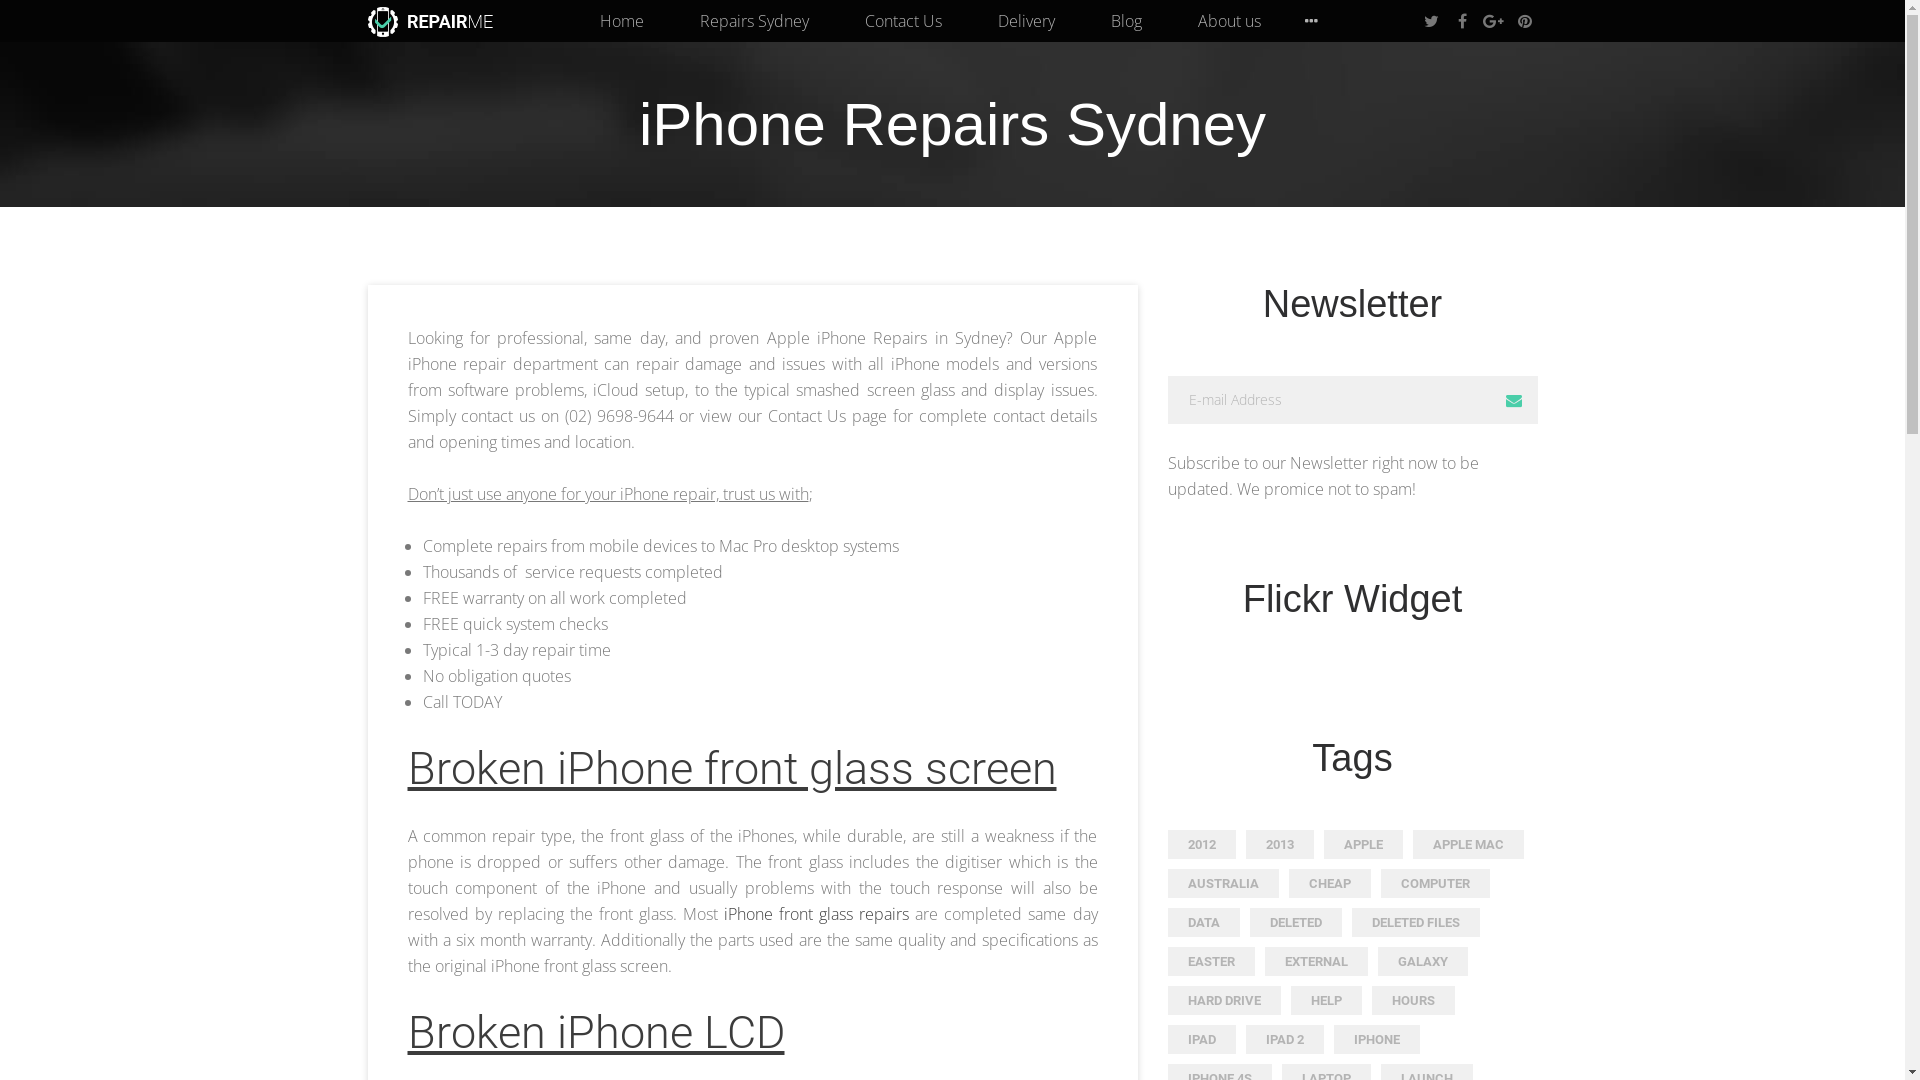  I want to click on 'COMPUTER', so click(1433, 882).